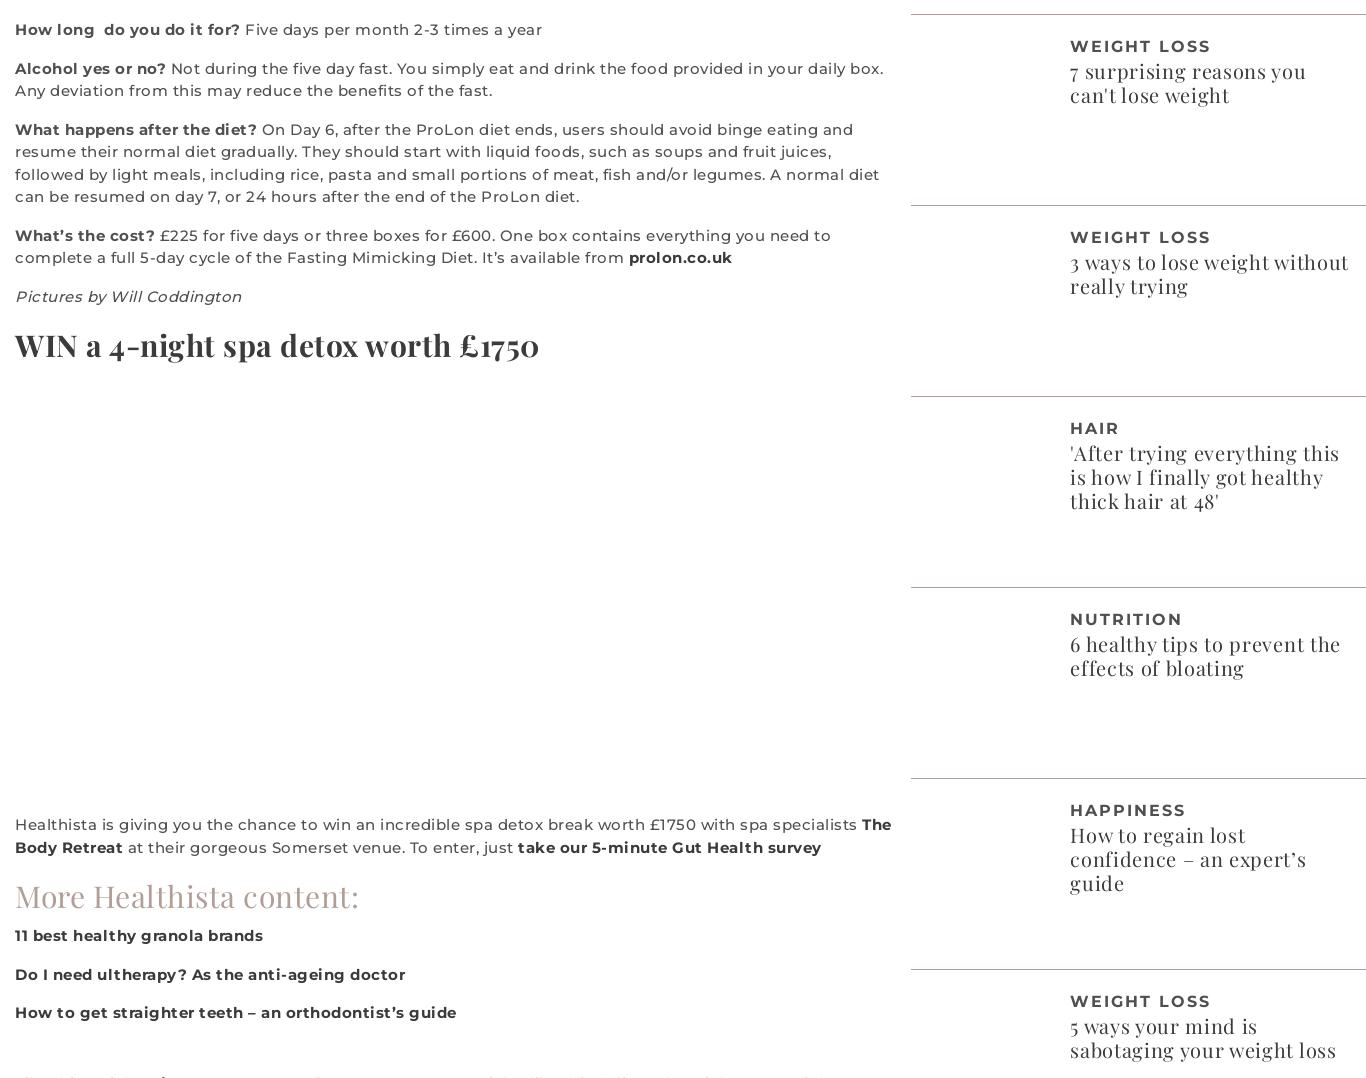  I want to click on 'The Body Retreat', so click(15, 835).